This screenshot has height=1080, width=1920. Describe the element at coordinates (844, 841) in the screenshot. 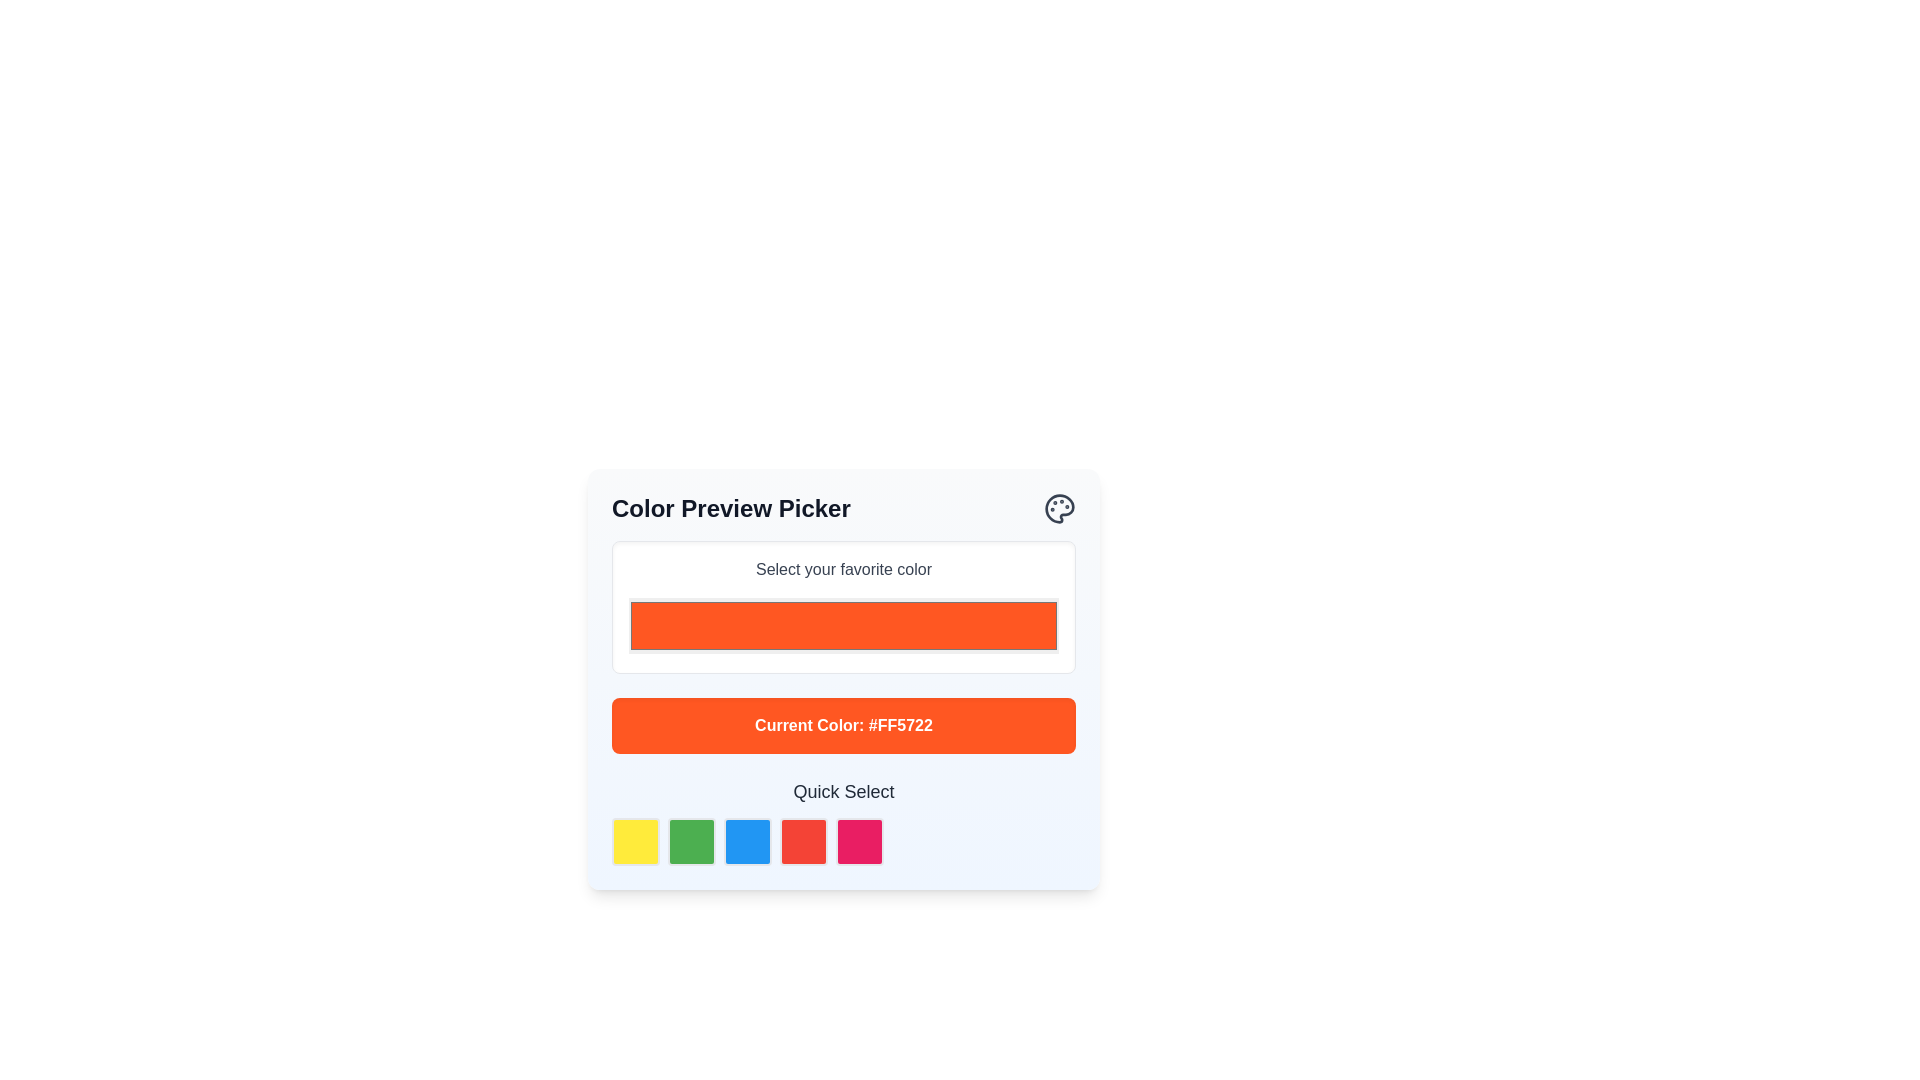

I see `the pink color selection button, which is the fifth square from the left` at that location.